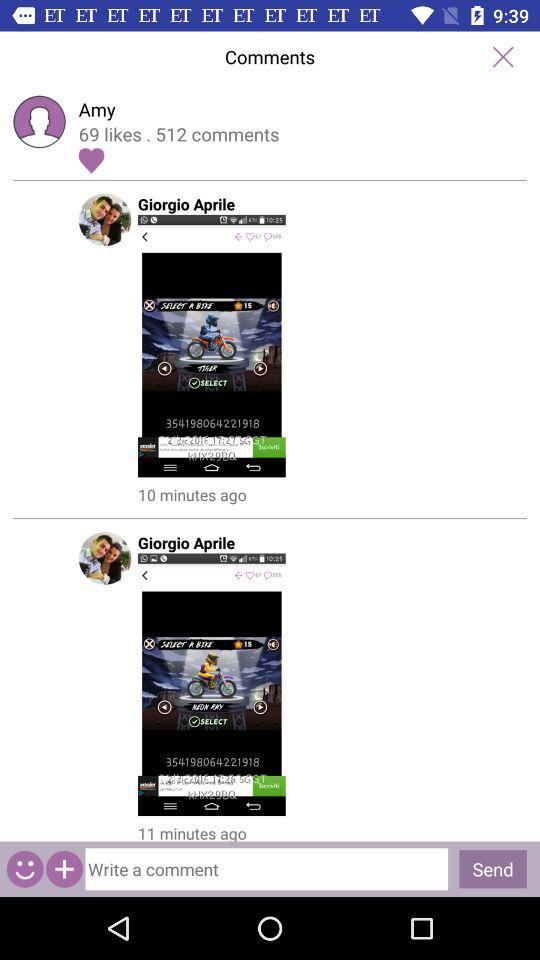 This screenshot has height=960, width=540. Describe the element at coordinates (64, 868) in the screenshot. I see `content` at that location.